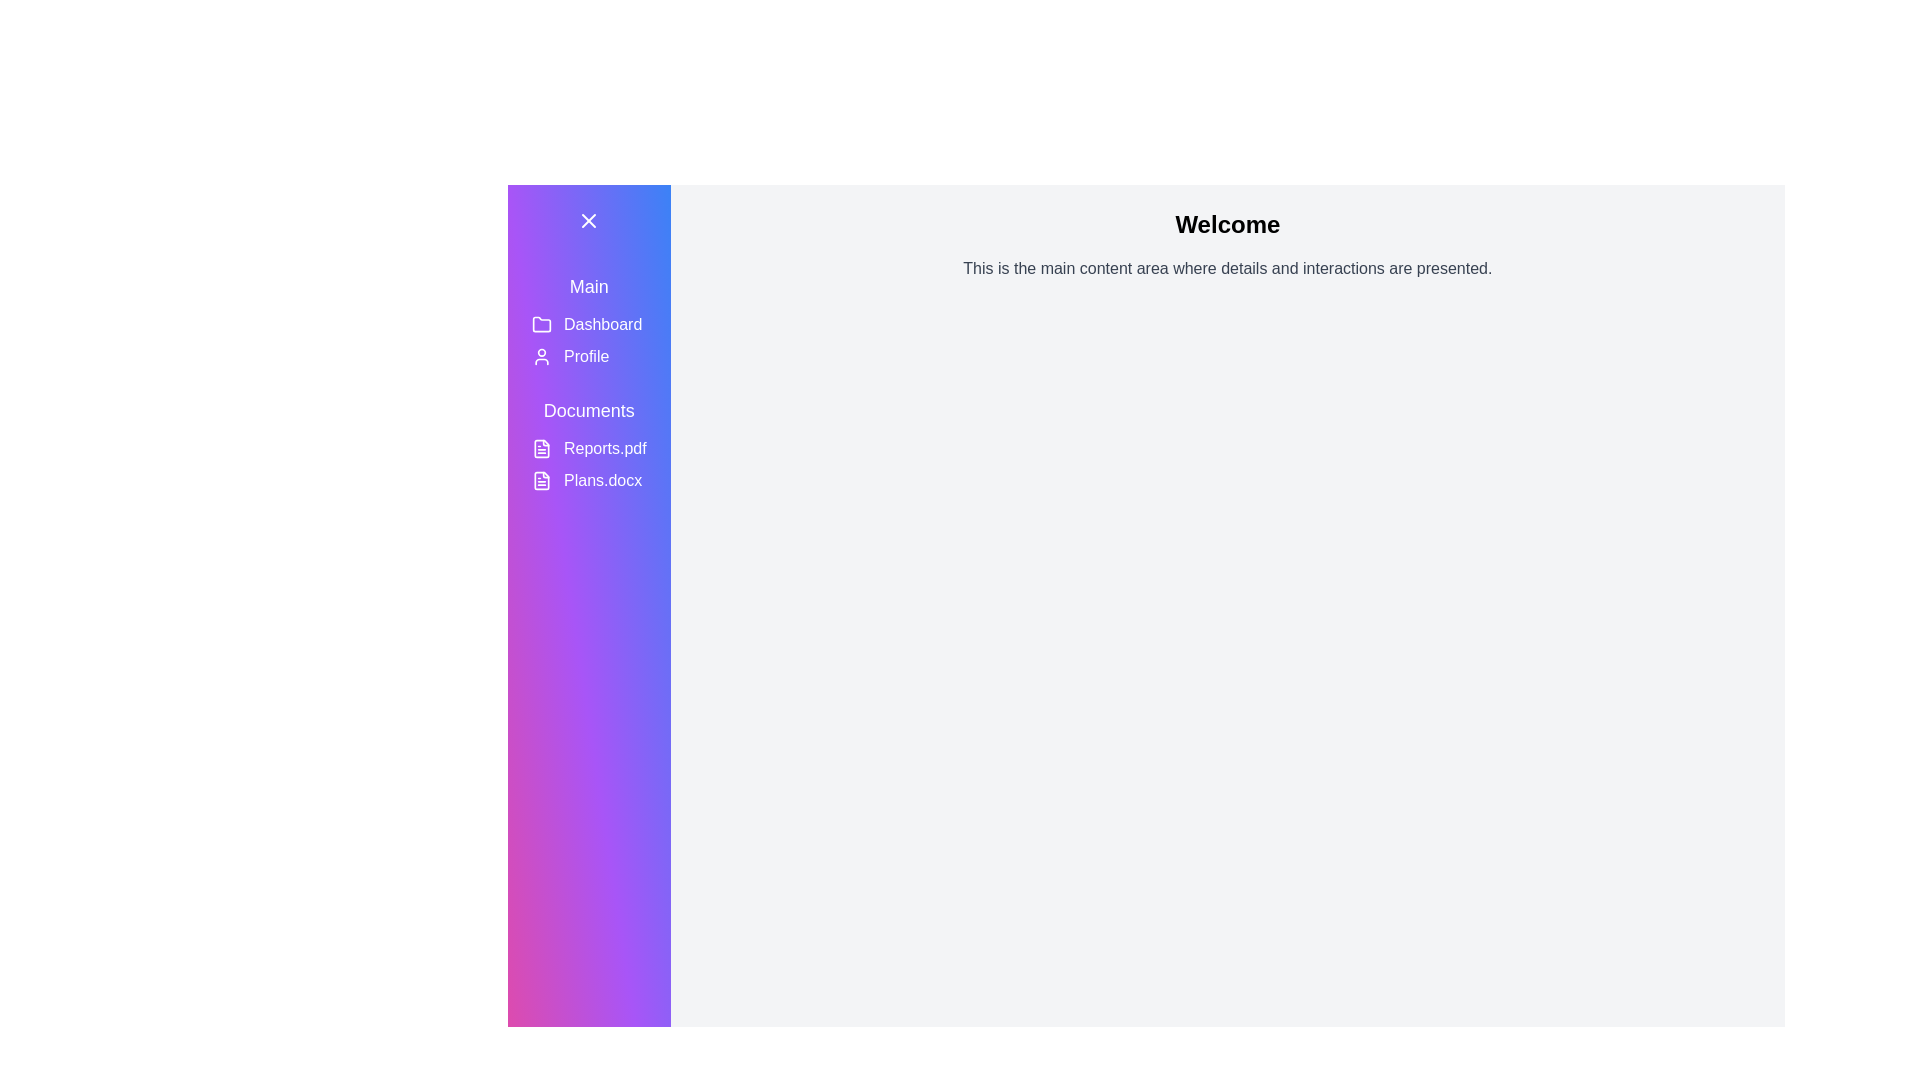 The width and height of the screenshot is (1920, 1080). I want to click on the document file icon located in the sidebar, which is visually represented by a rectangular outline resembling a file or page, positioned between 'Profile' and 'Reports.pdf', so click(542, 481).